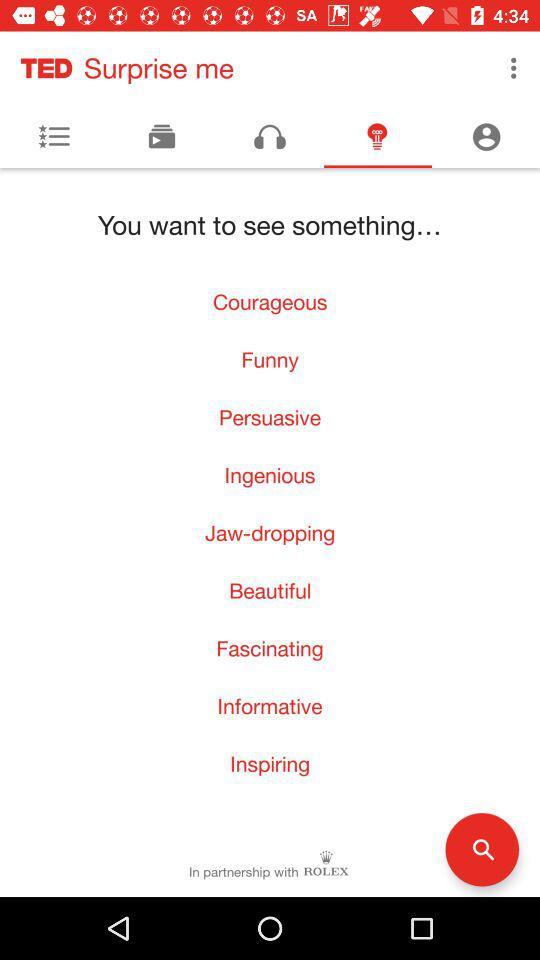 This screenshot has width=540, height=960. Describe the element at coordinates (270, 706) in the screenshot. I see `icon above the inspiring icon` at that location.